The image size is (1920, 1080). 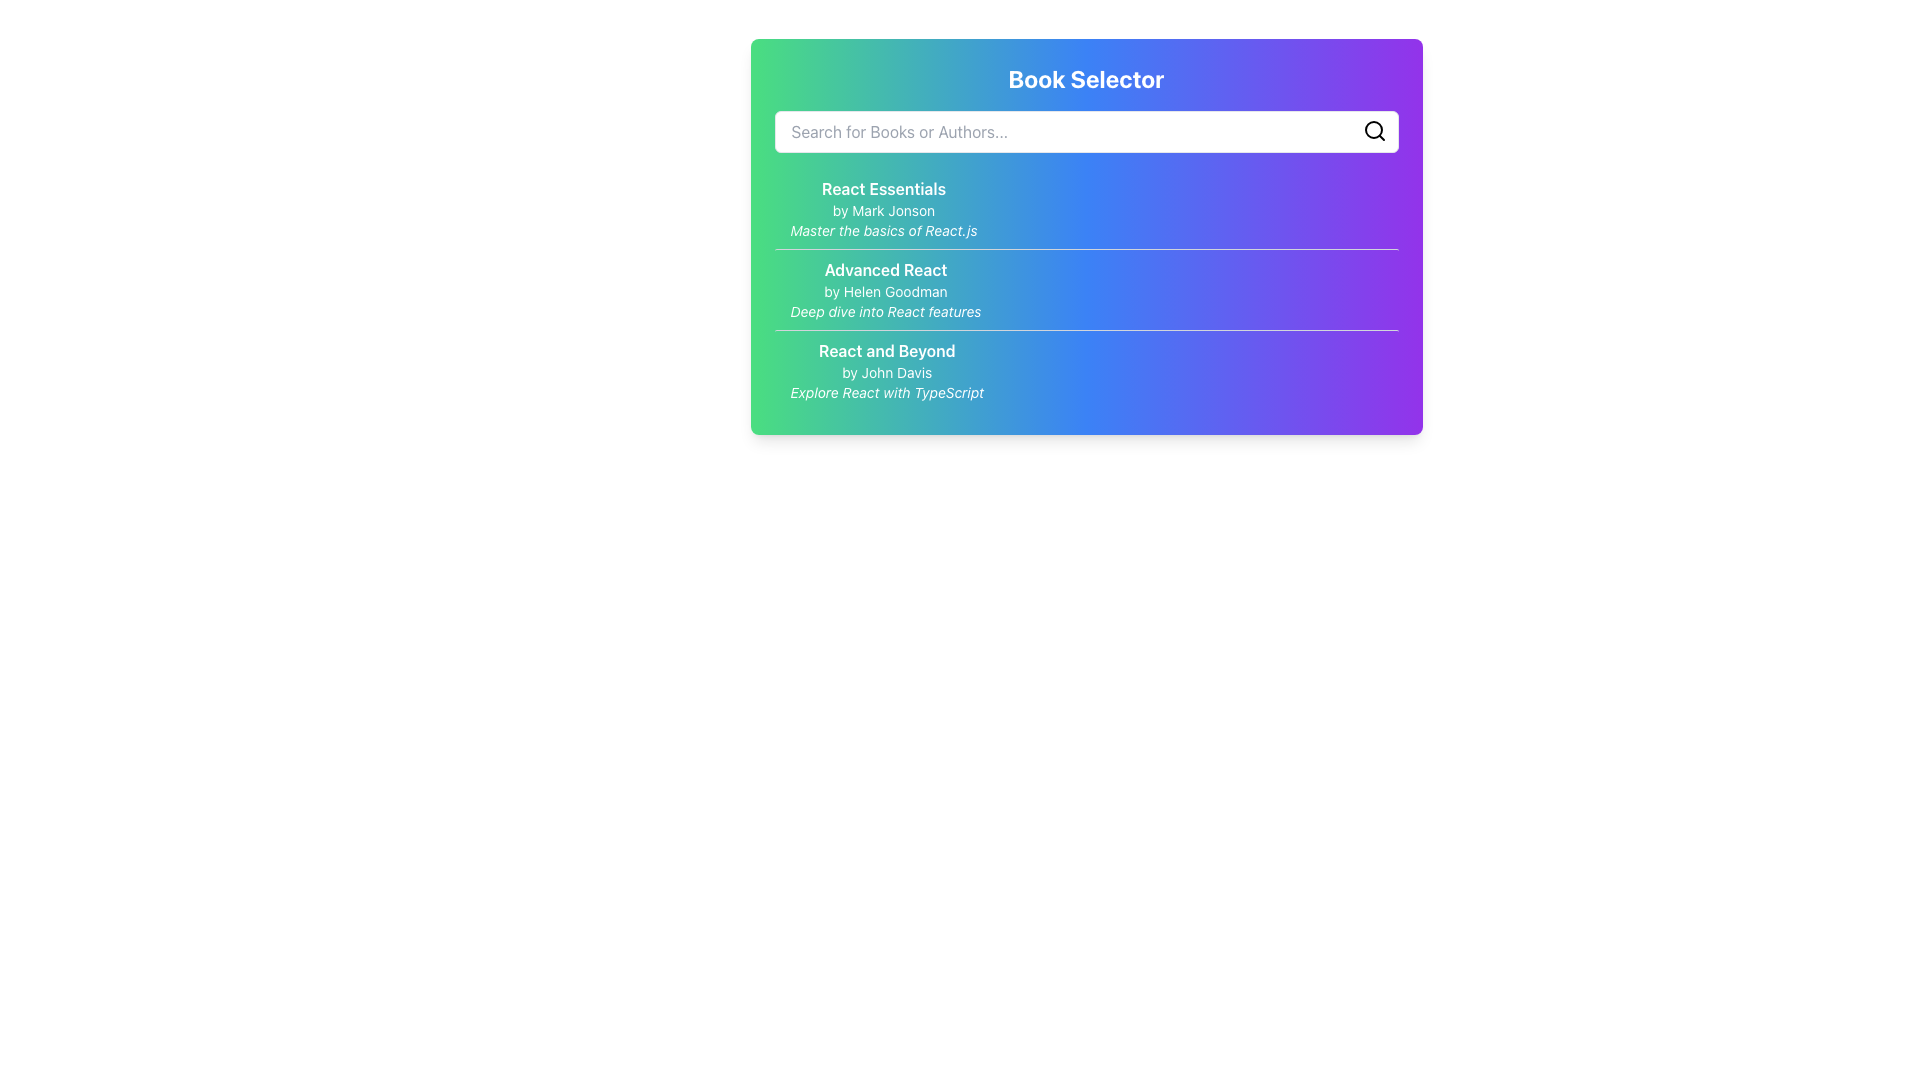 What do you see at coordinates (885, 289) in the screenshot?
I see `text content of the book description for 'Advanced React' by Helen Goodman, which is the second item in the 'Book Selector' card` at bounding box center [885, 289].